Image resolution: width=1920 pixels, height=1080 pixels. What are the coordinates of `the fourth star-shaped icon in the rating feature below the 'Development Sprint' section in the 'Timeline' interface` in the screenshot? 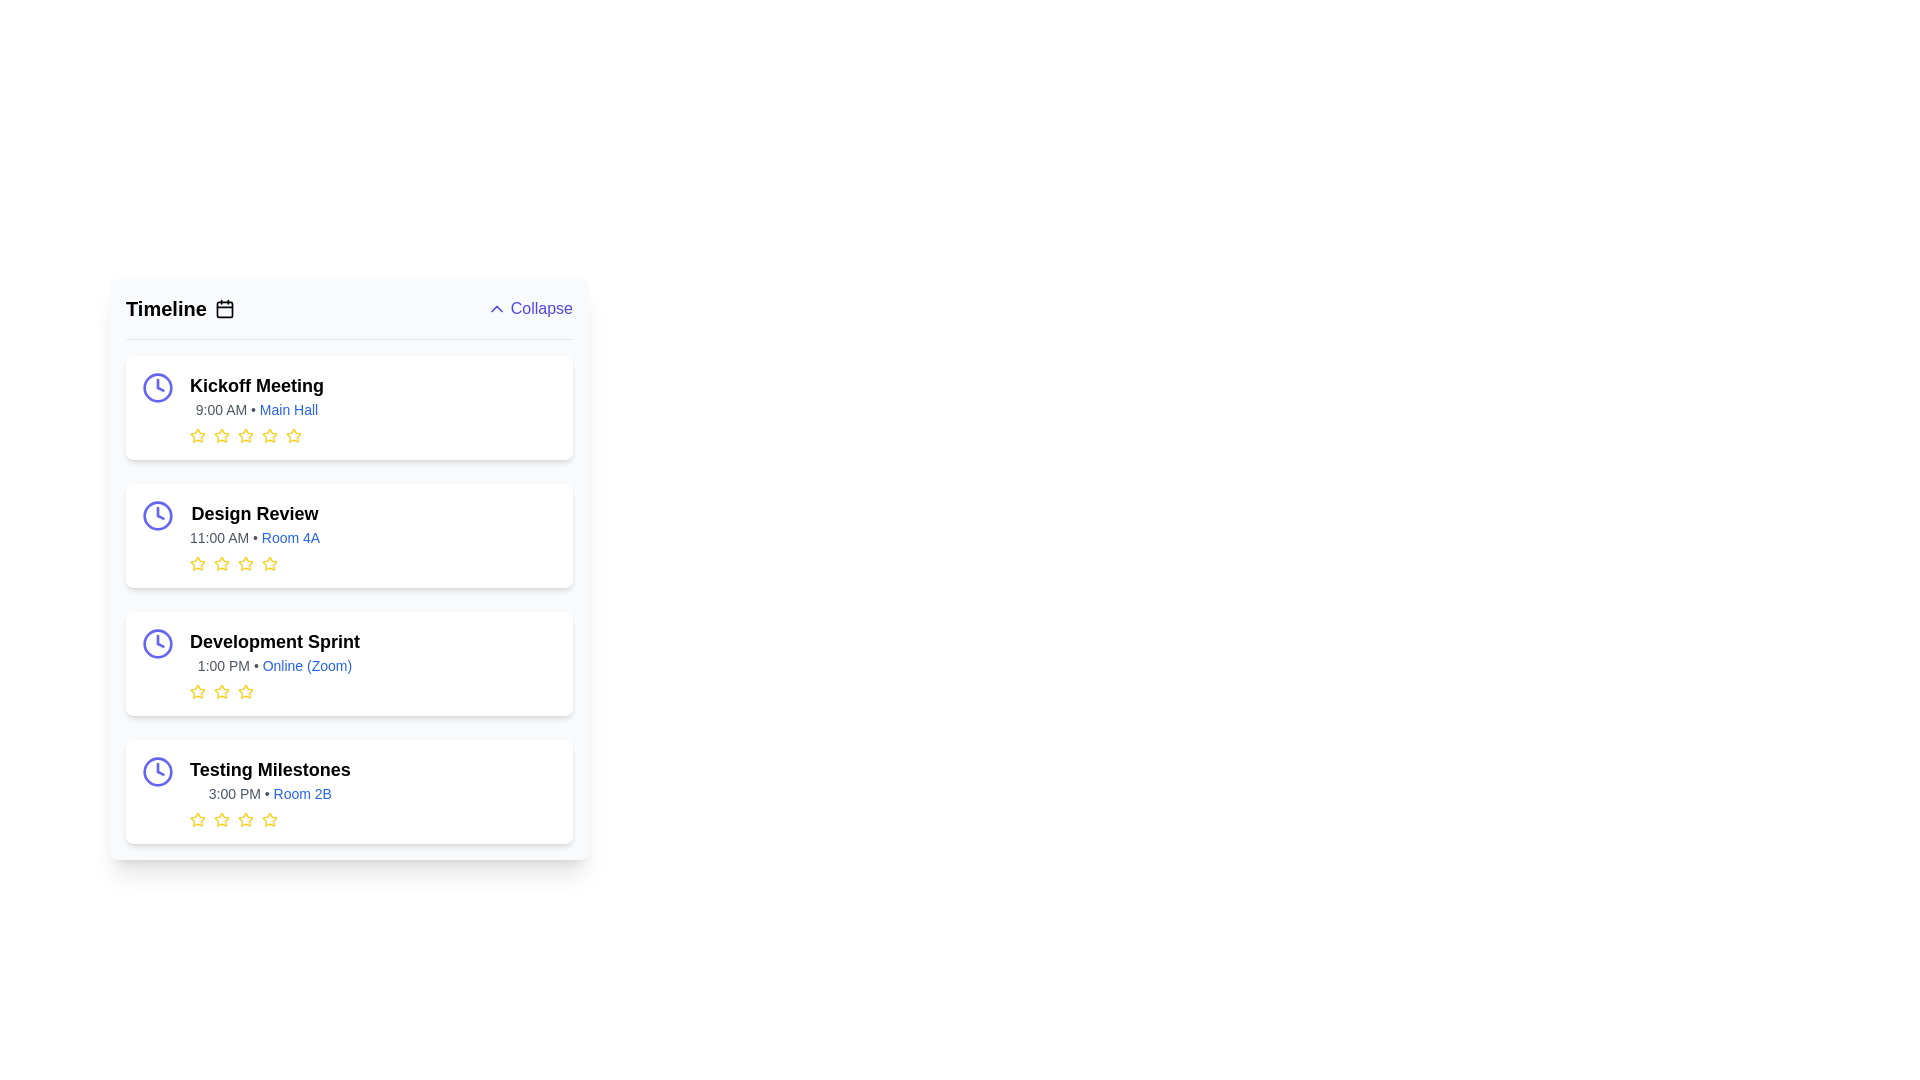 It's located at (244, 690).